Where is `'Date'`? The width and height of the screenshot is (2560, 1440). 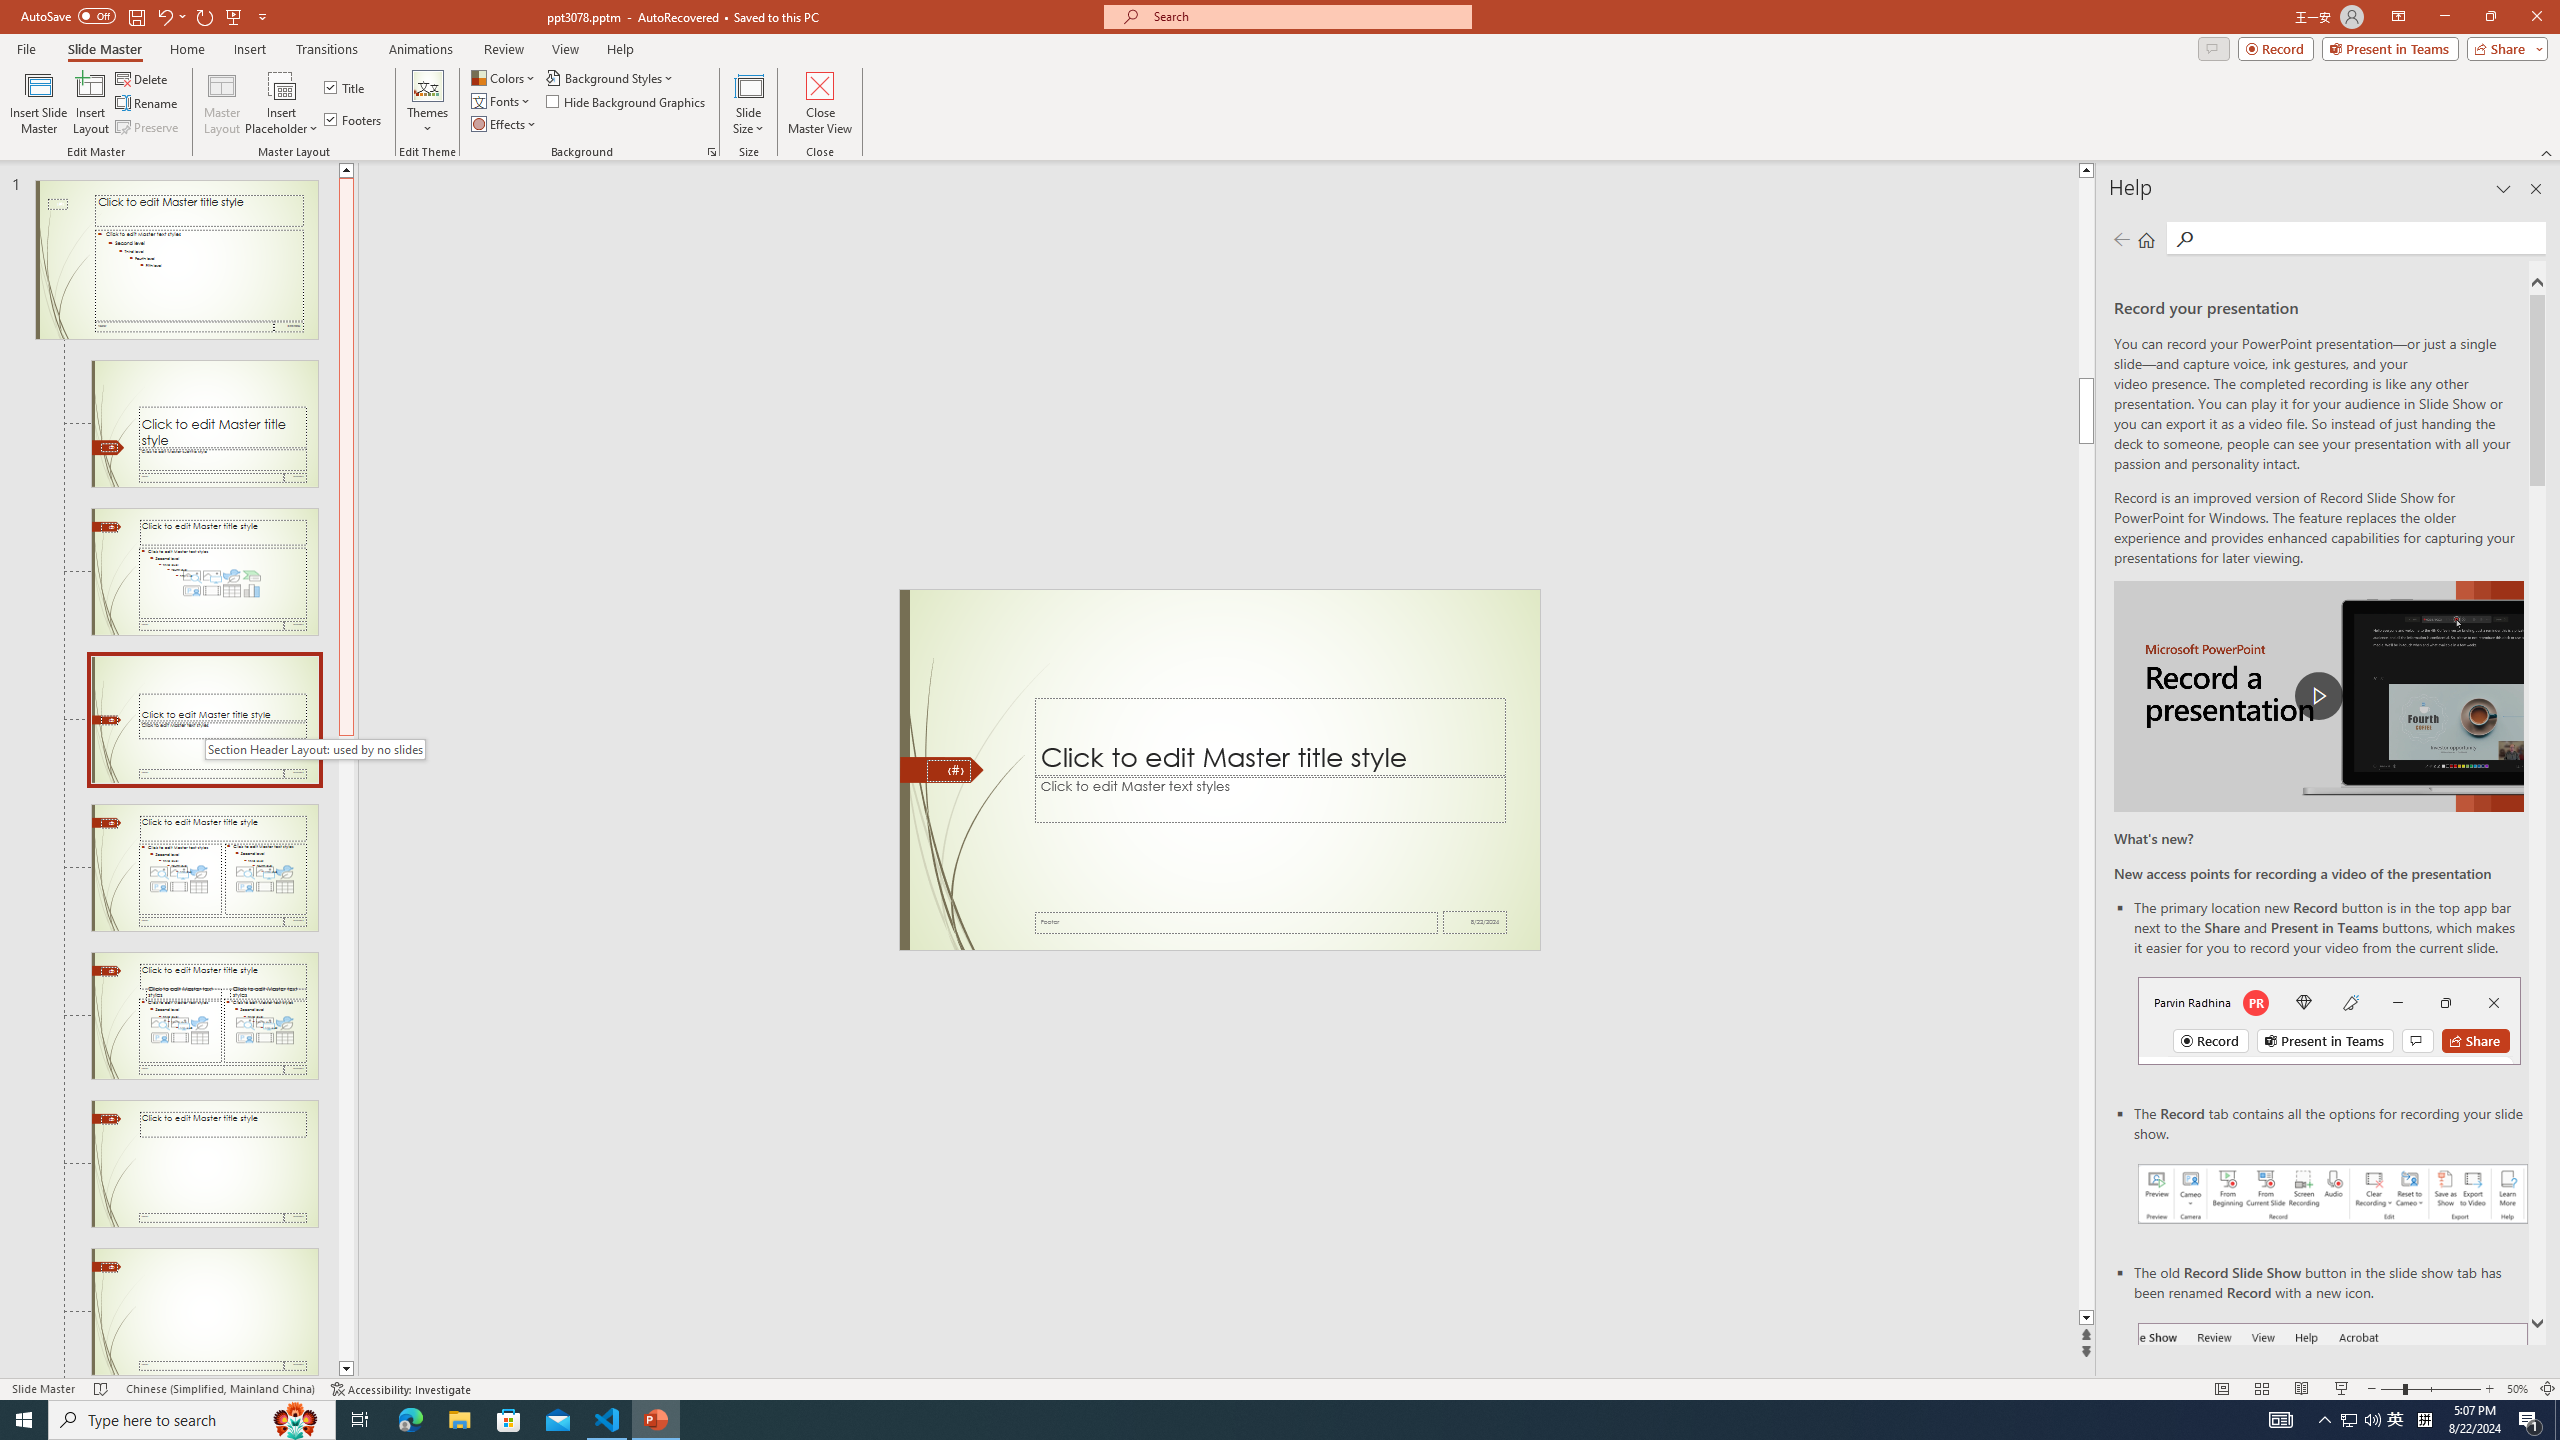
'Date' is located at coordinates (1475, 922).